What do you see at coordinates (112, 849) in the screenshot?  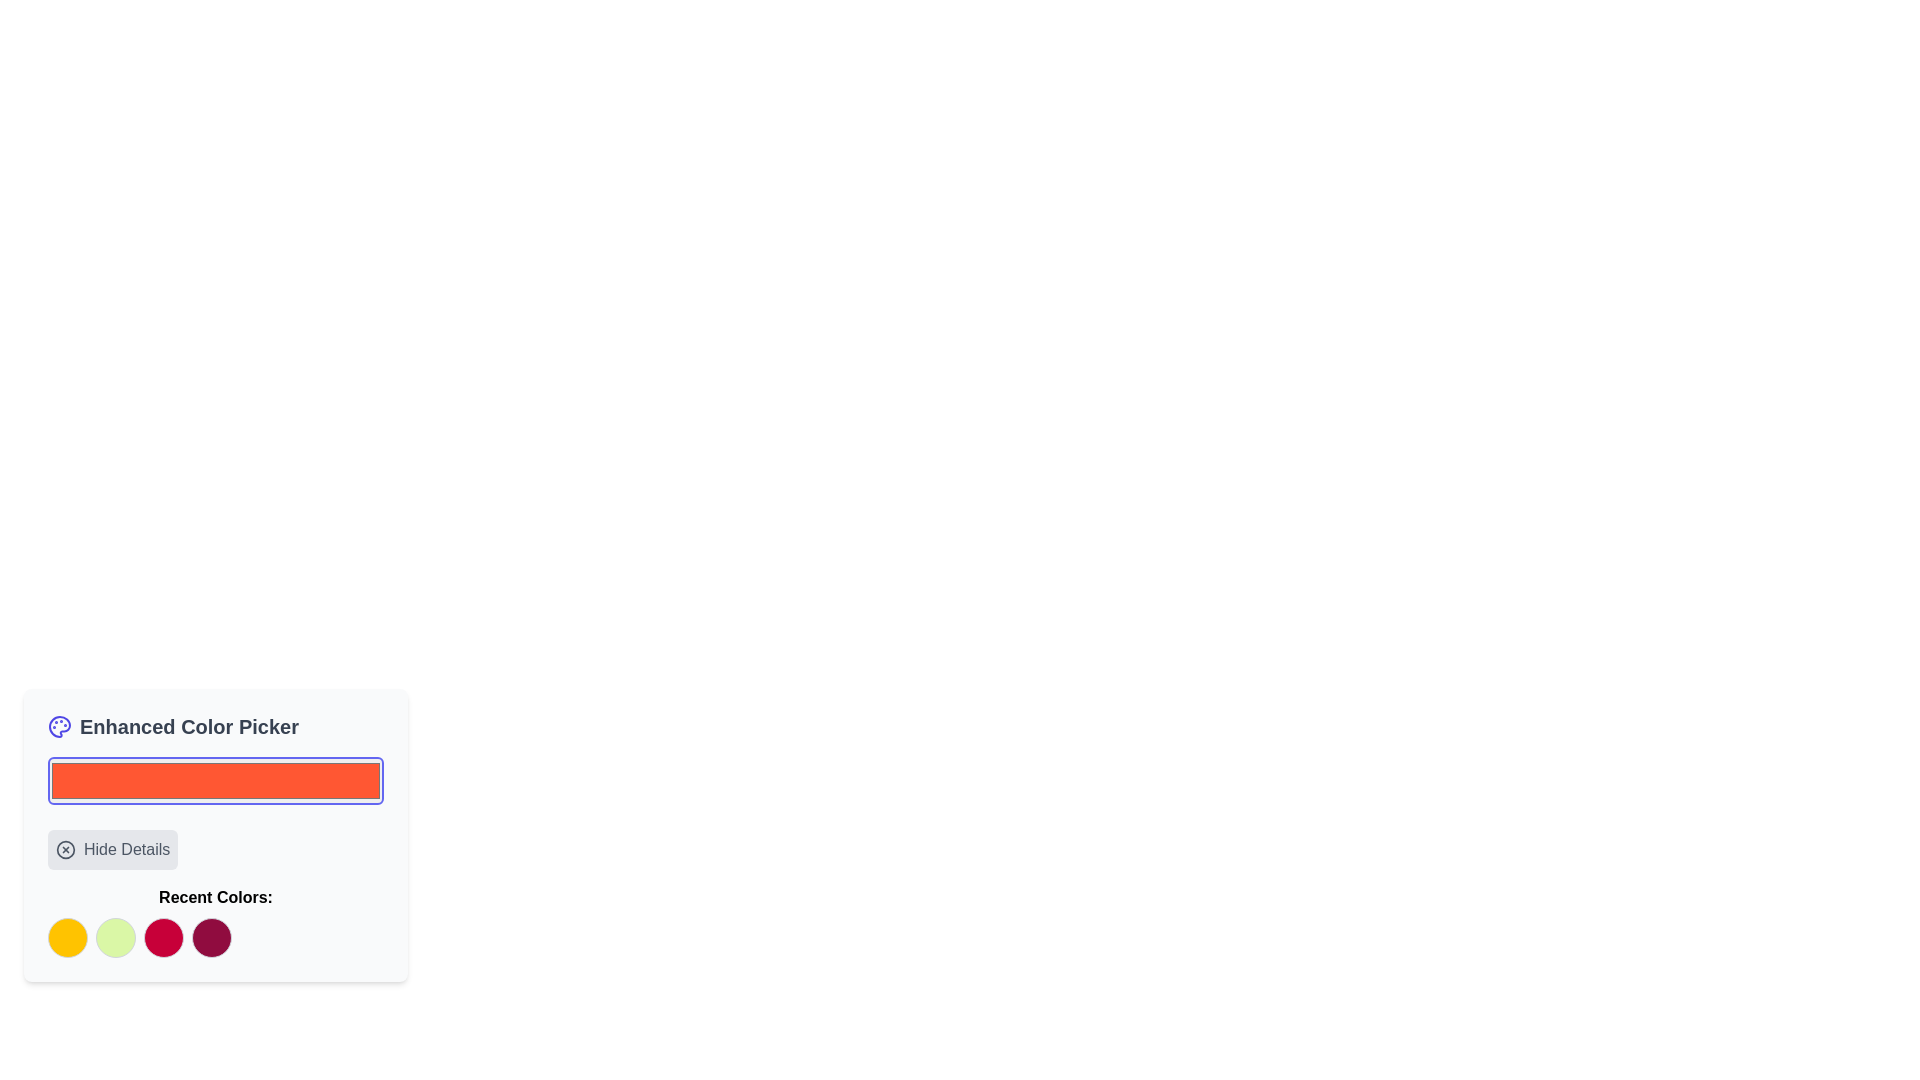 I see `the 'Hide Details' button, which is a light-gray button with bold dark-gray text and an icon of a circle with an X, located near the top of the 'Recent Colors' section` at bounding box center [112, 849].